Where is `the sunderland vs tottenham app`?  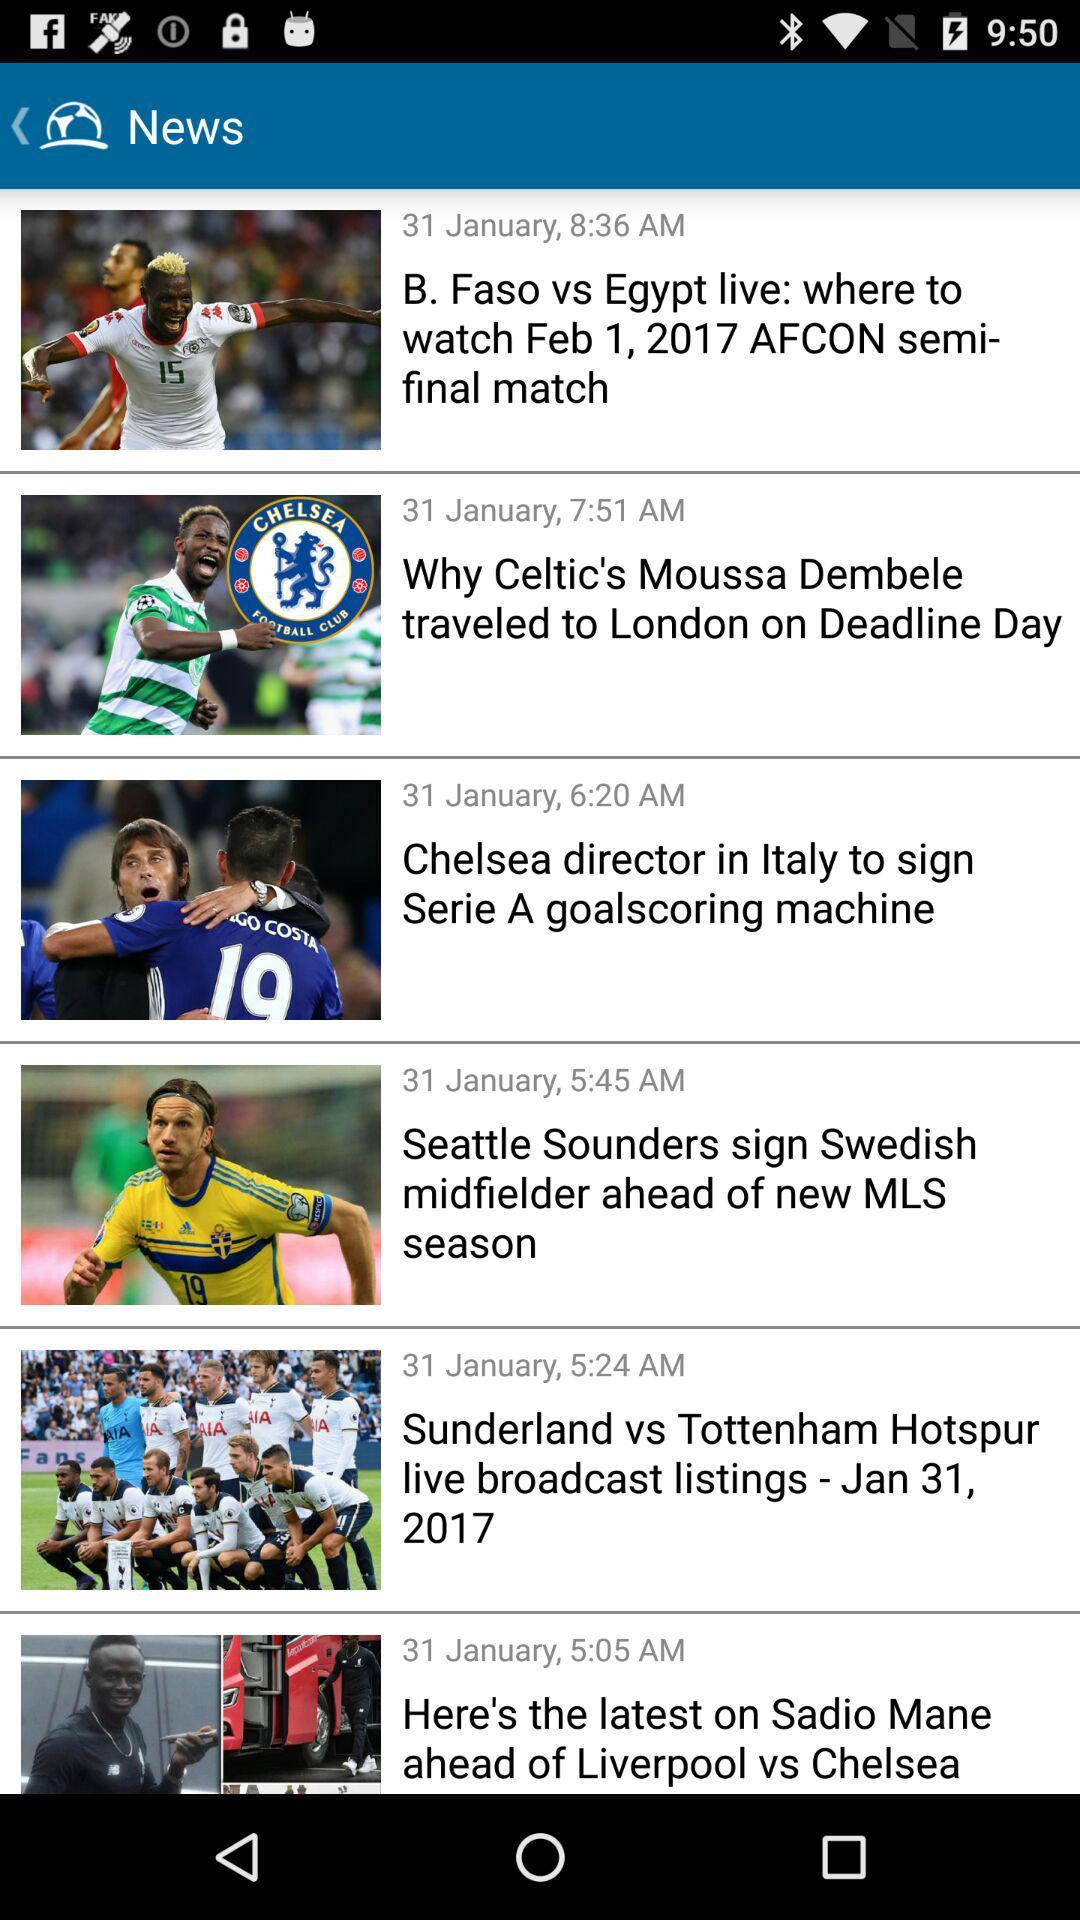
the sunderland vs tottenham app is located at coordinates (734, 1476).